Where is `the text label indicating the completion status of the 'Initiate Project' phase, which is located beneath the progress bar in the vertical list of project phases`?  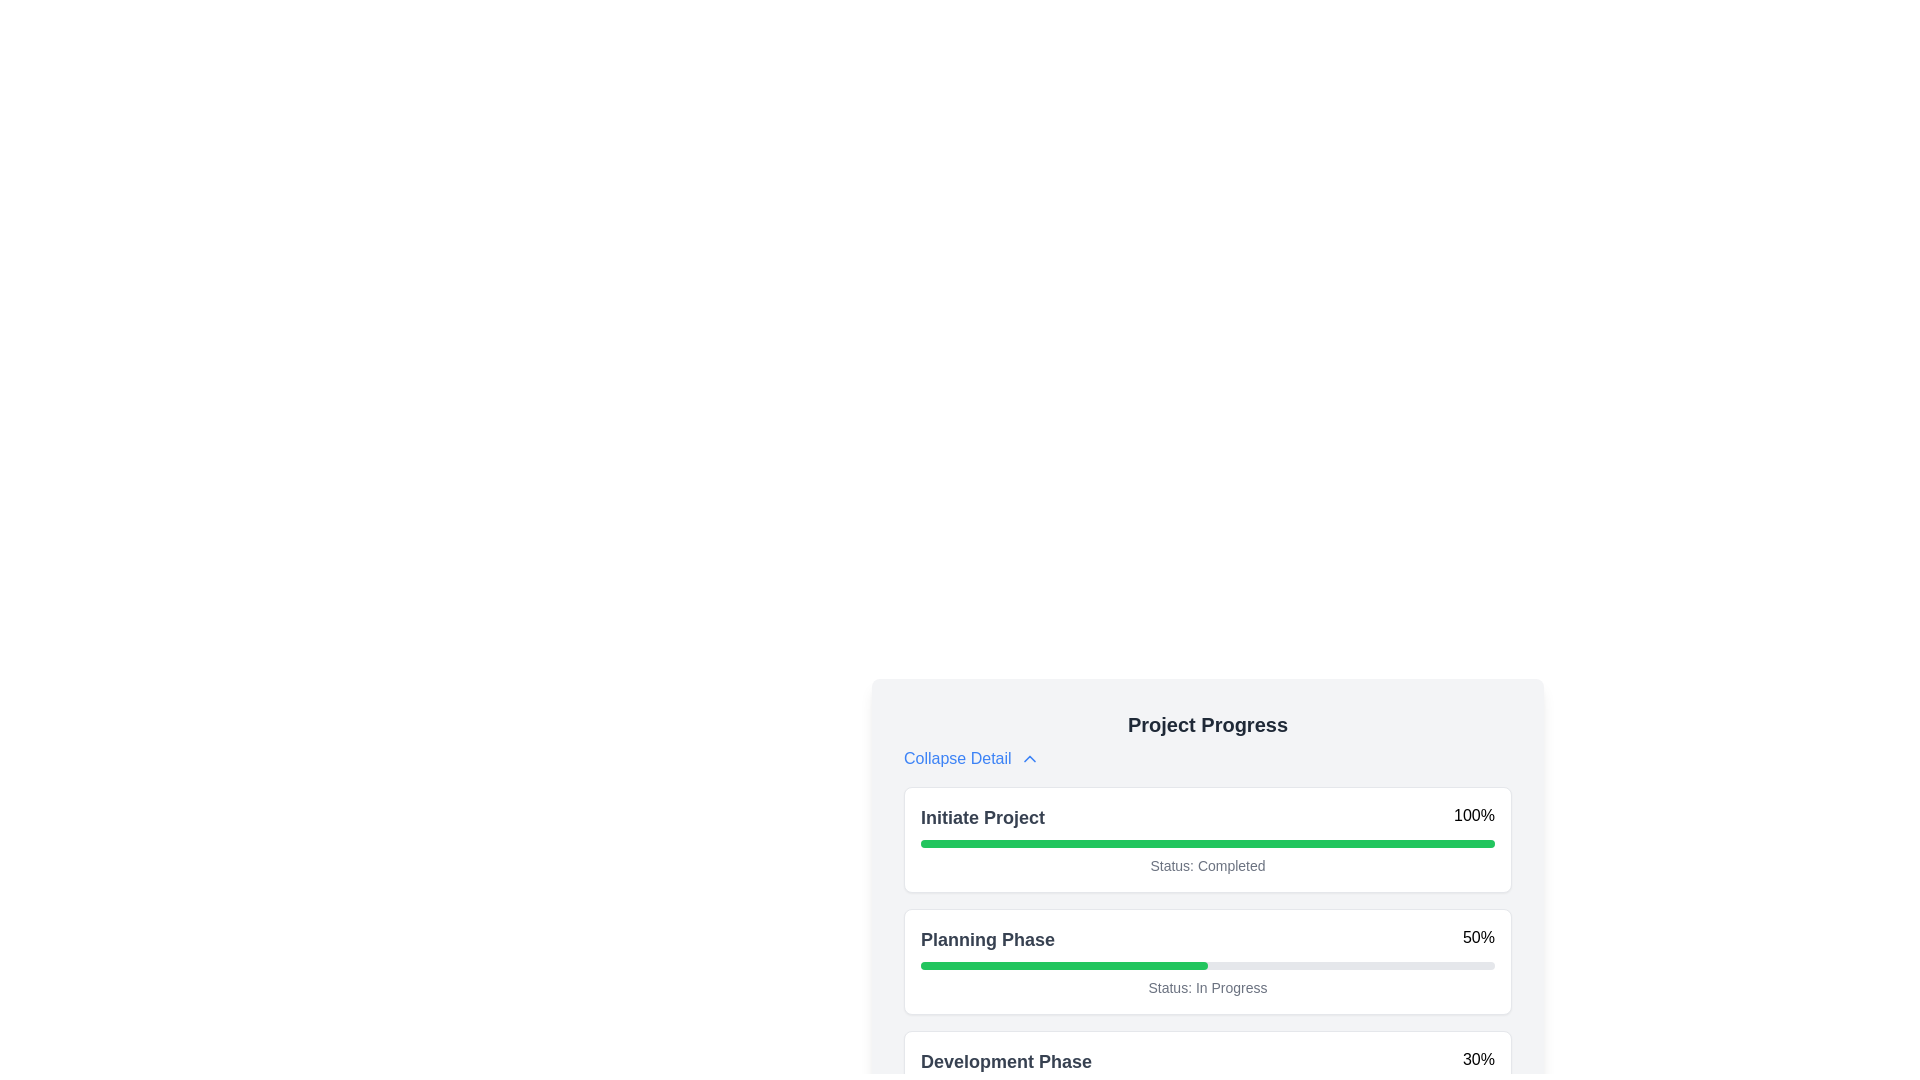
the text label indicating the completion status of the 'Initiate Project' phase, which is located beneath the progress bar in the vertical list of project phases is located at coordinates (1207, 865).